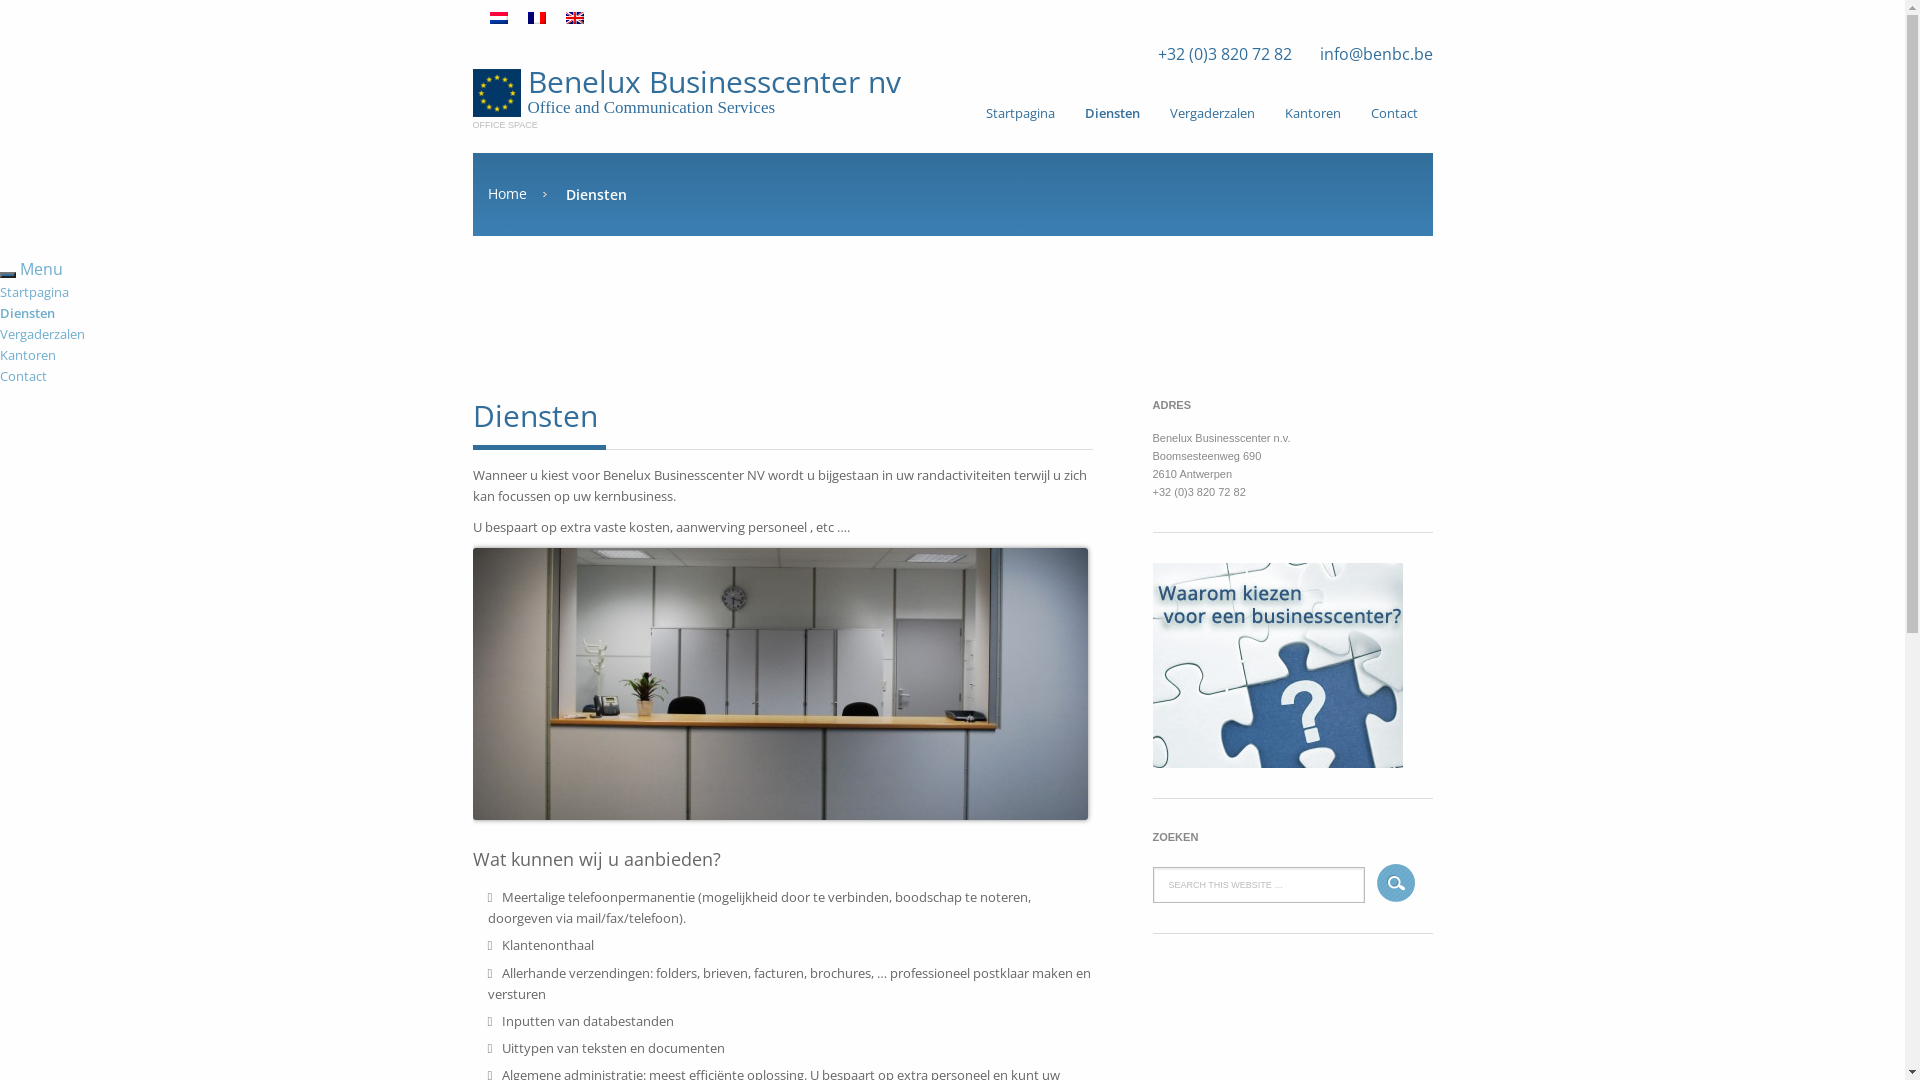 The height and width of the screenshot is (1080, 1920). What do you see at coordinates (517, 193) in the screenshot?
I see `'Home'` at bounding box center [517, 193].